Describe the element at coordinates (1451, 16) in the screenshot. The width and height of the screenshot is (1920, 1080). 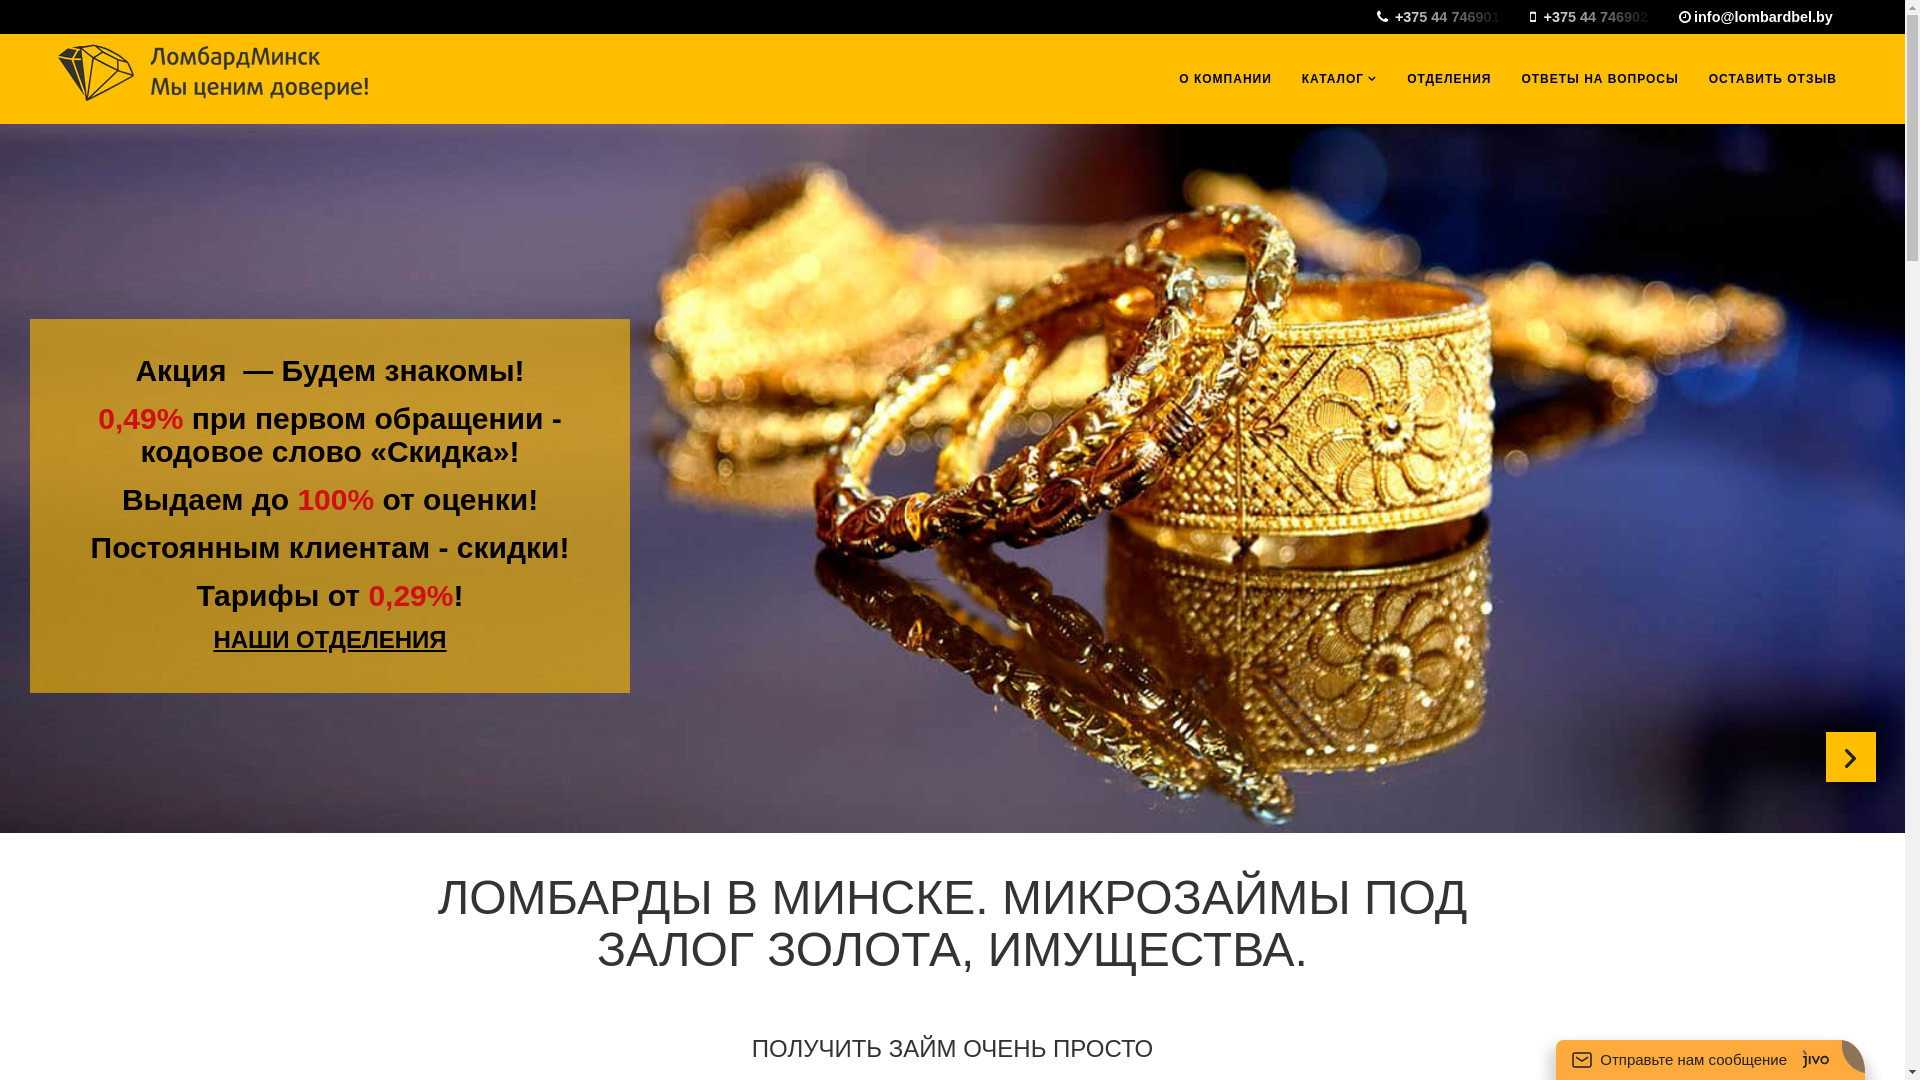
I see `'+375 44 746901'` at that location.